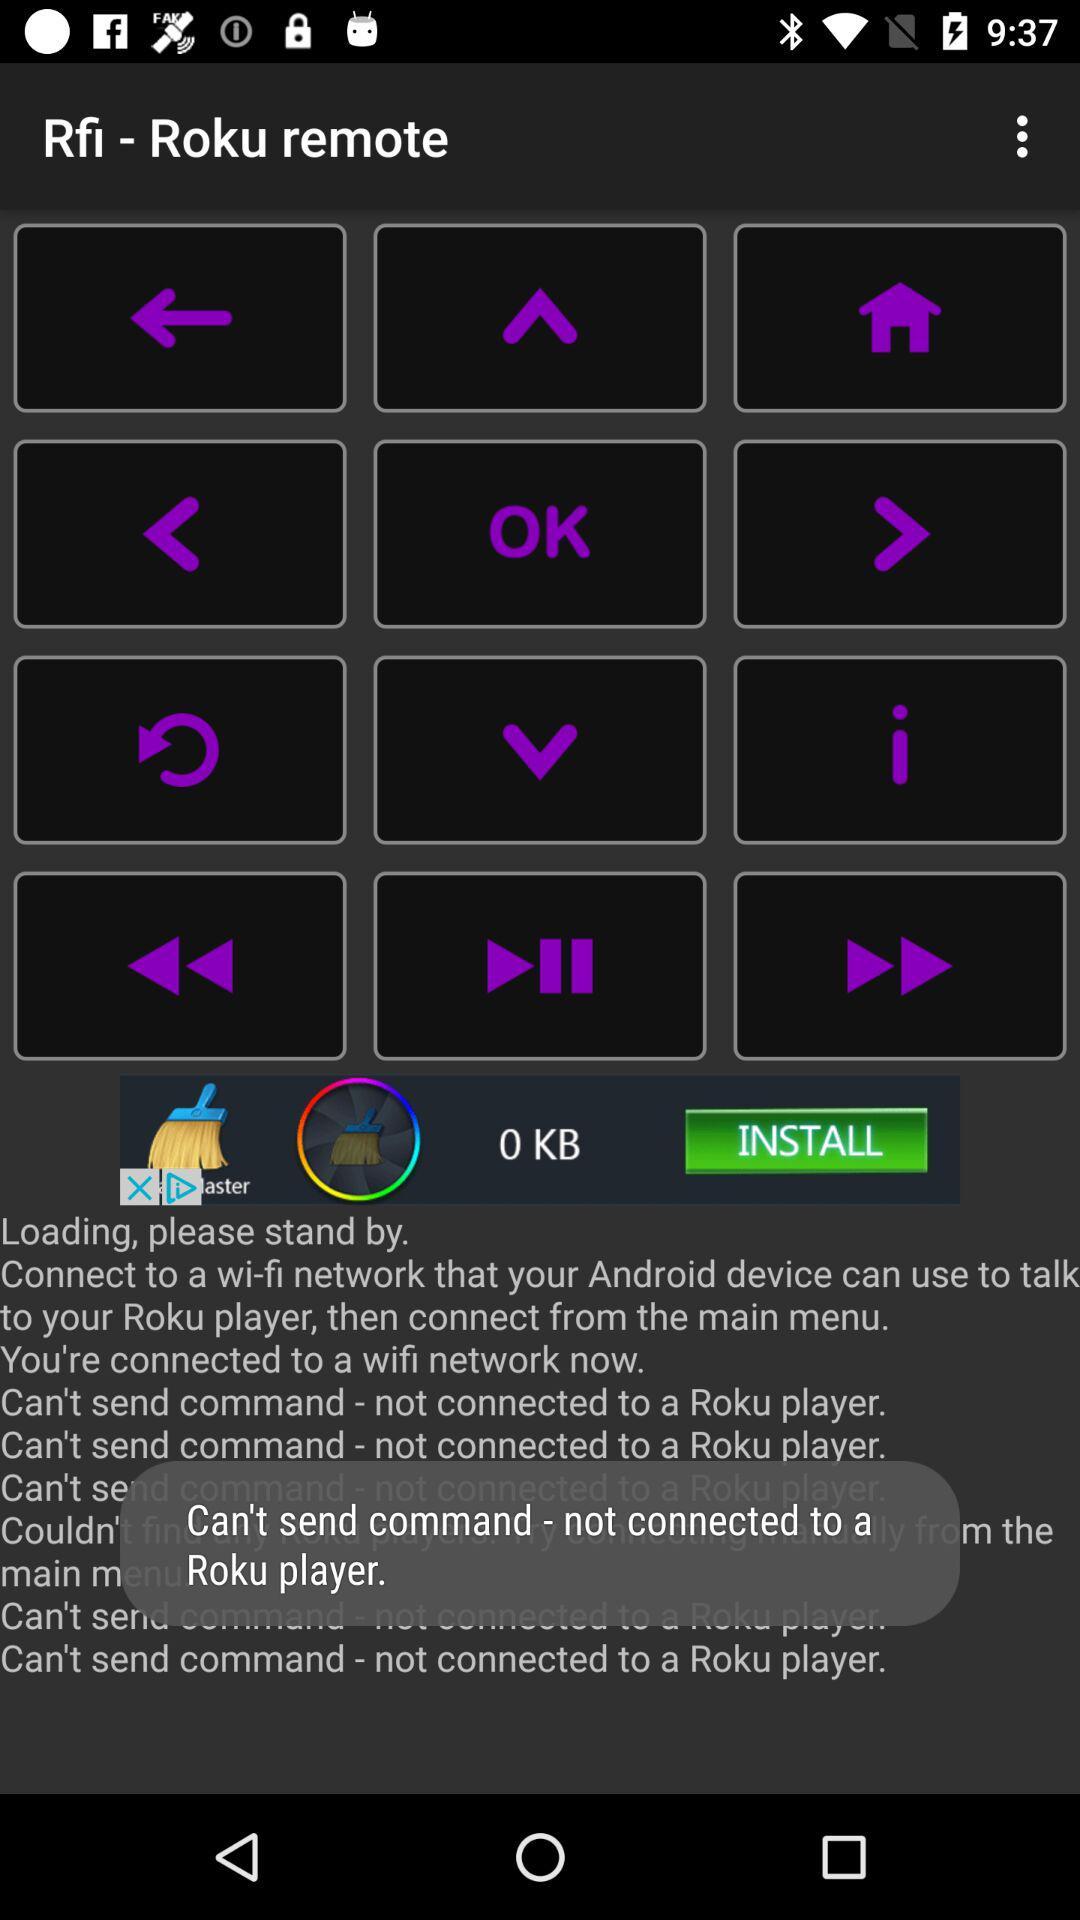 The height and width of the screenshot is (1920, 1080). What do you see at coordinates (898, 965) in the screenshot?
I see `the av_forward icon` at bounding box center [898, 965].